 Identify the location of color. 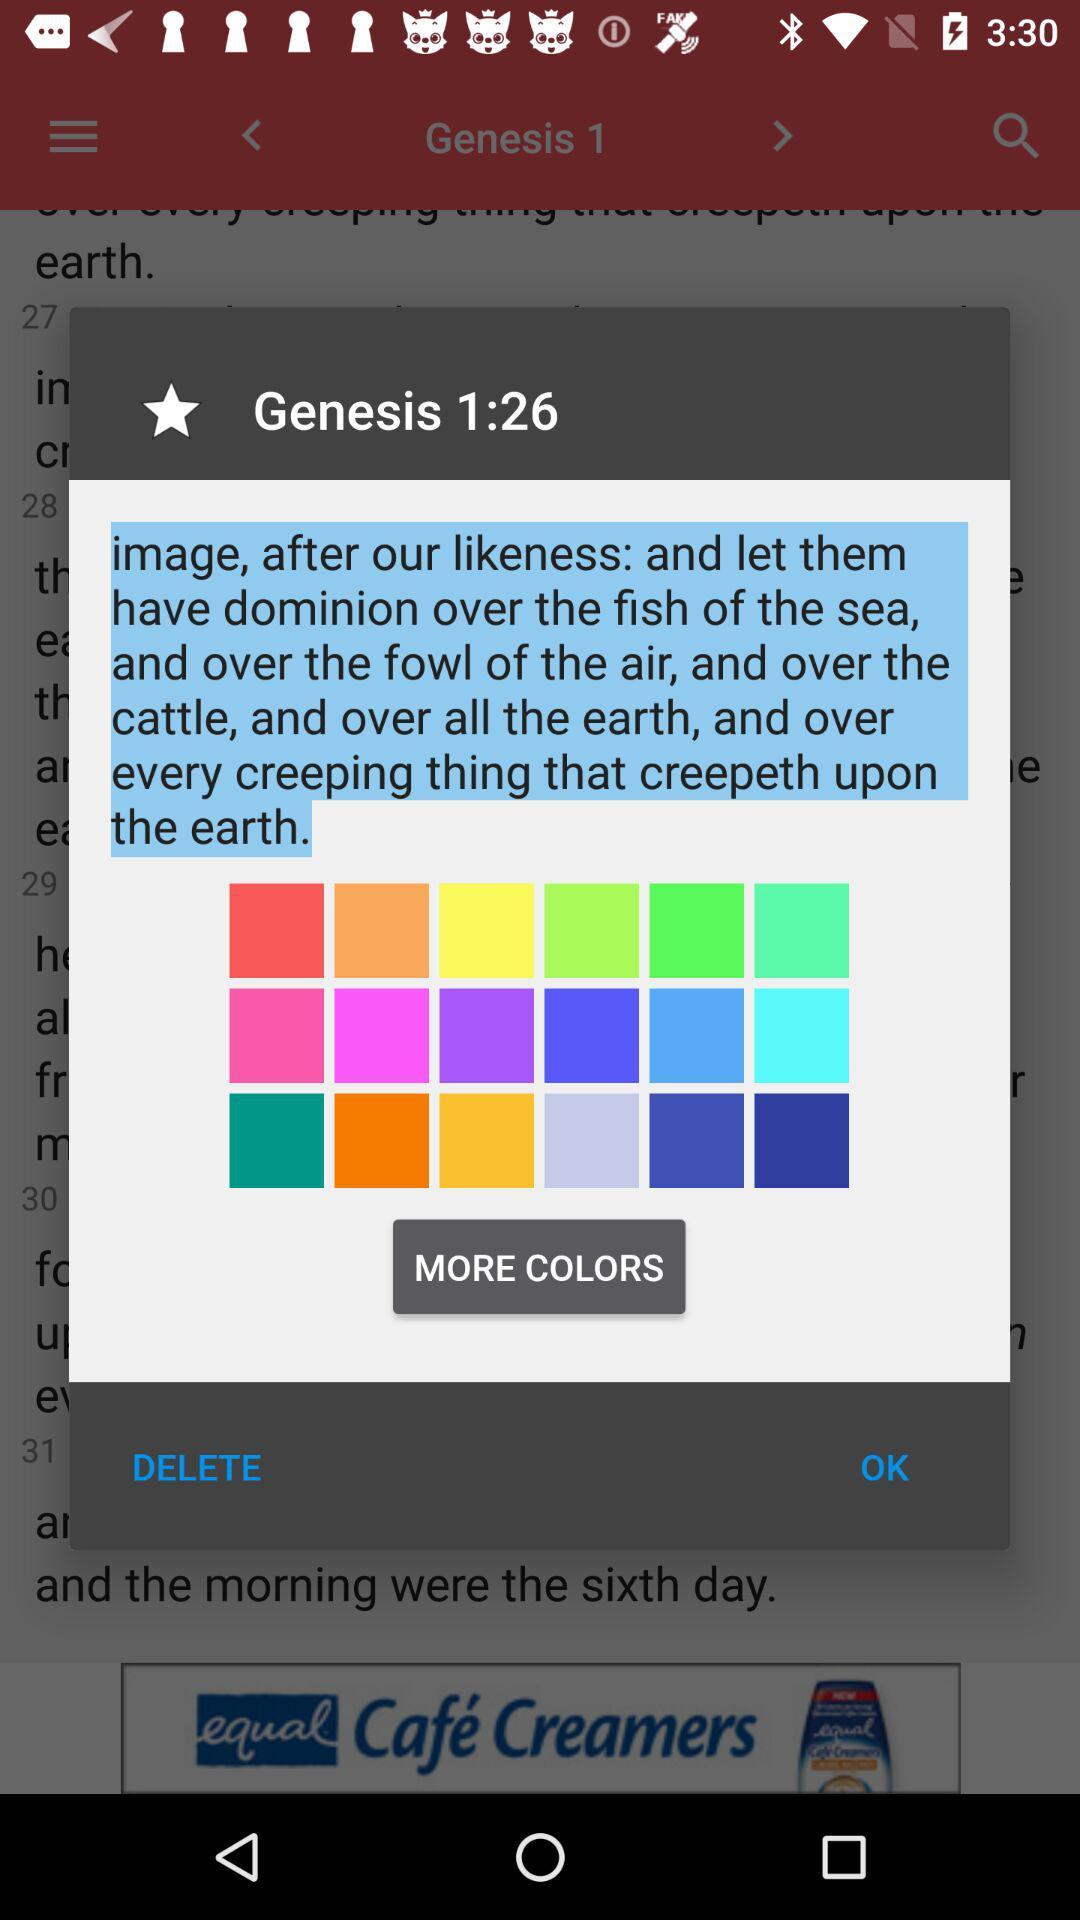
(590, 929).